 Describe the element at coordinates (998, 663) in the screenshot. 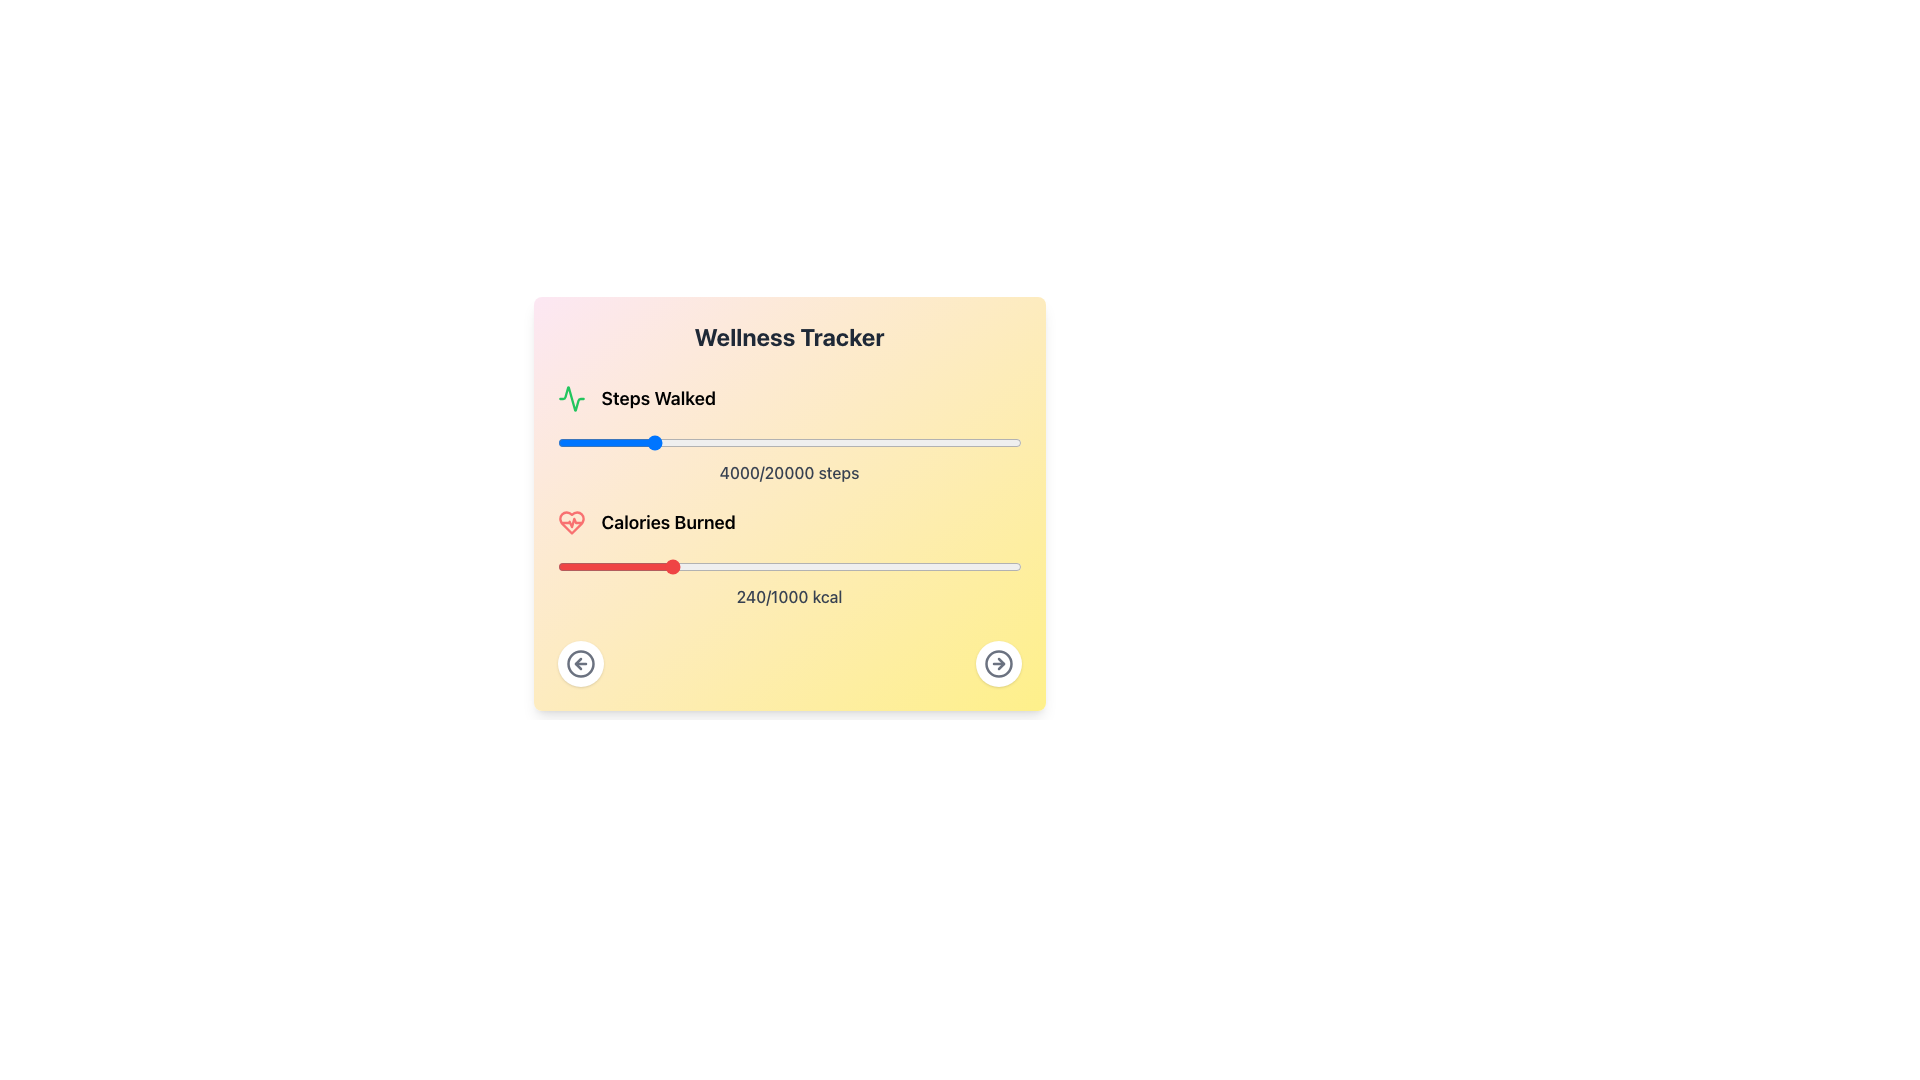

I see `the navigation button located at the bottom-right corner of the Wellness Tracker interface, which features a right-pointing arrow icon` at that location.